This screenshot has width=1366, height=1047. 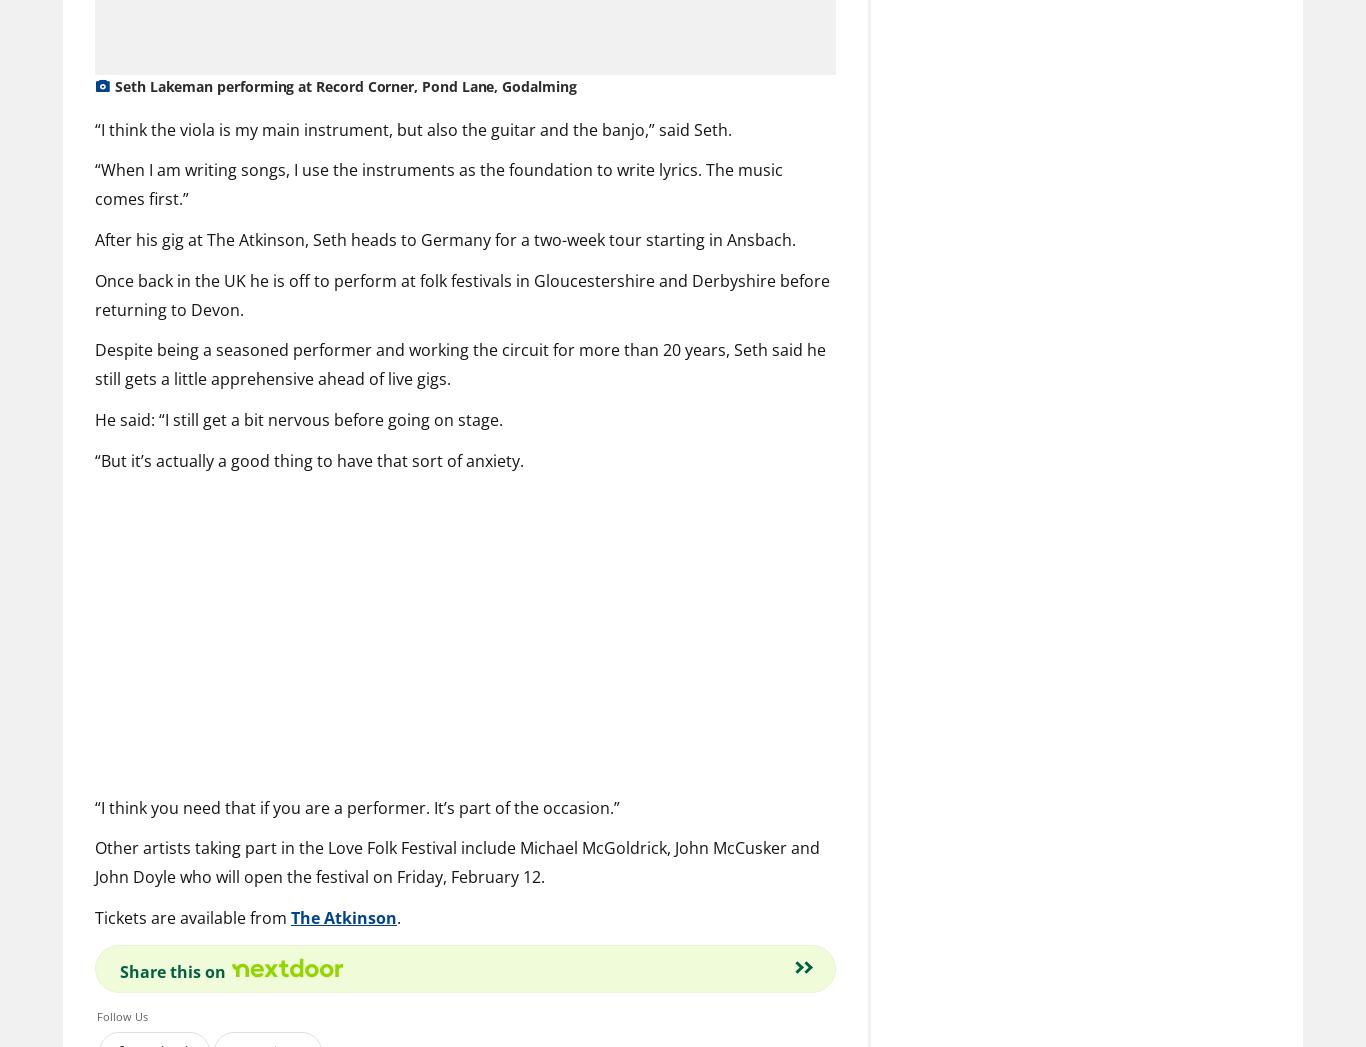 What do you see at coordinates (356, 806) in the screenshot?
I see `'“I think you need that if you are a performer. It’s part of the occasion.”'` at bounding box center [356, 806].